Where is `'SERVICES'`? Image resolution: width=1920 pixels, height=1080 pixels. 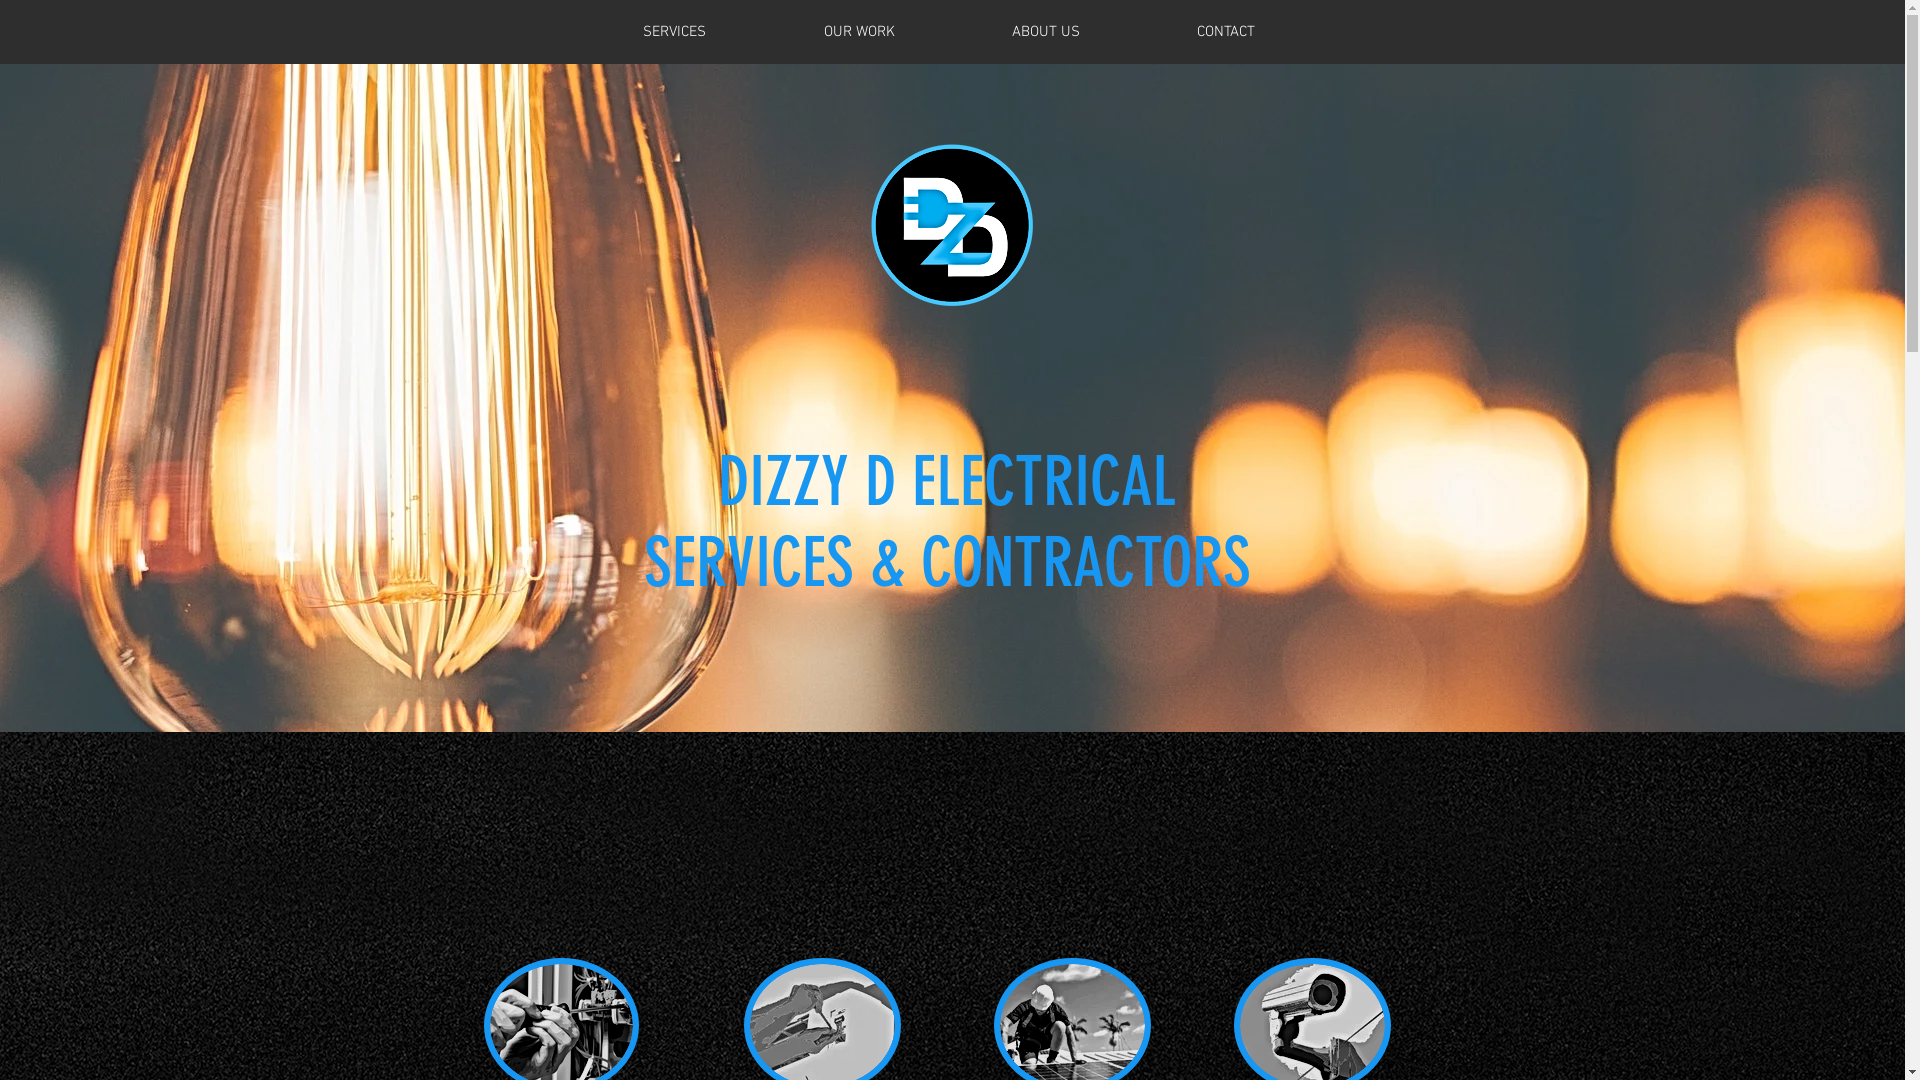
'SERVICES' is located at coordinates (674, 31).